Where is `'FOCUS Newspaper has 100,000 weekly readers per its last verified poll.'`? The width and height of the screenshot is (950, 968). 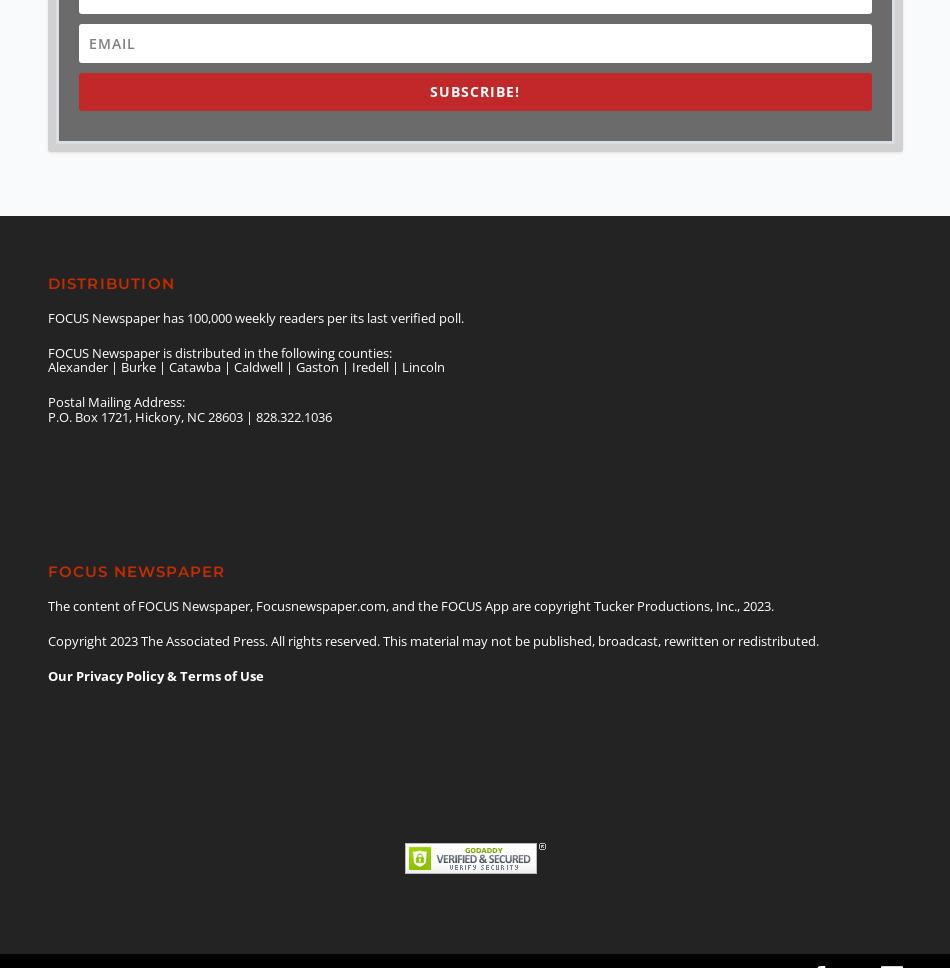 'FOCUS Newspaper has 100,000 weekly readers per its last verified poll.' is located at coordinates (47, 316).